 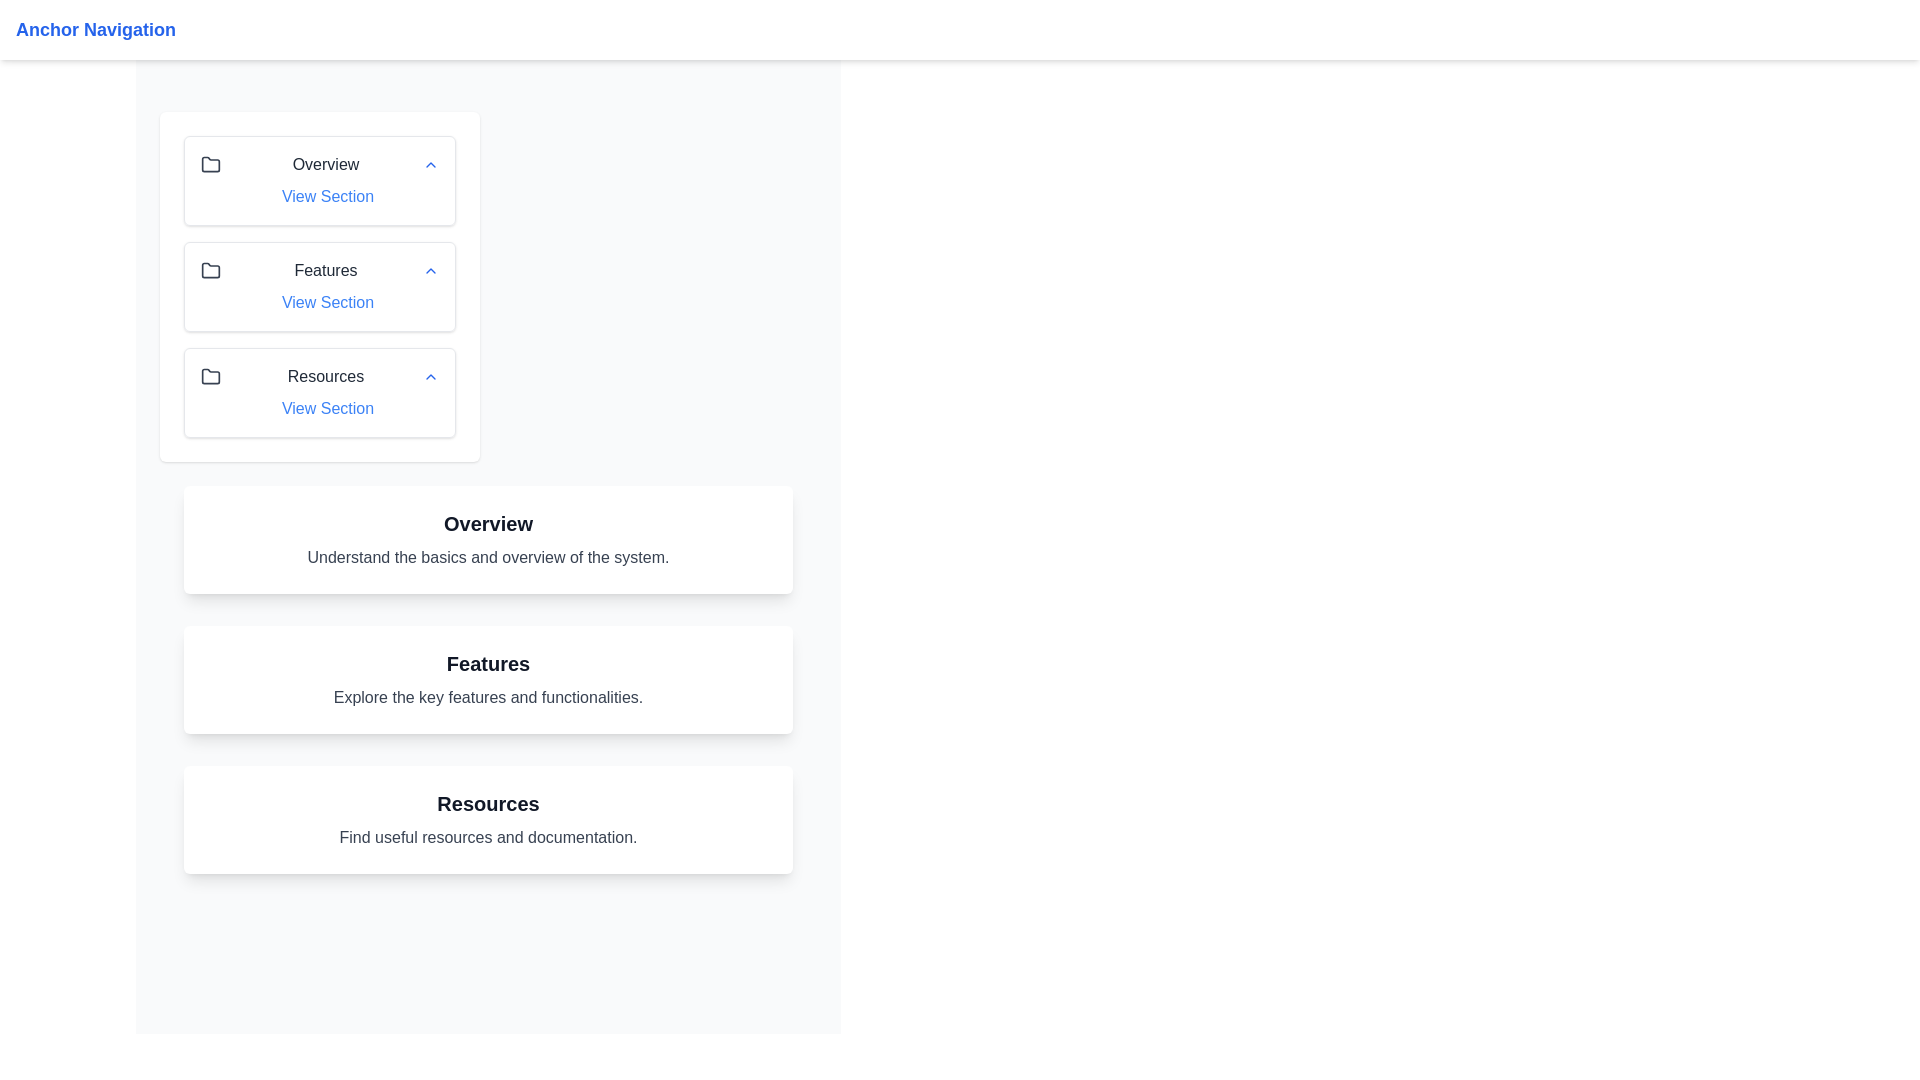 What do you see at coordinates (211, 163) in the screenshot?
I see `the folder icon in the sidebar navigation panel, located next to the 'Overview' item` at bounding box center [211, 163].